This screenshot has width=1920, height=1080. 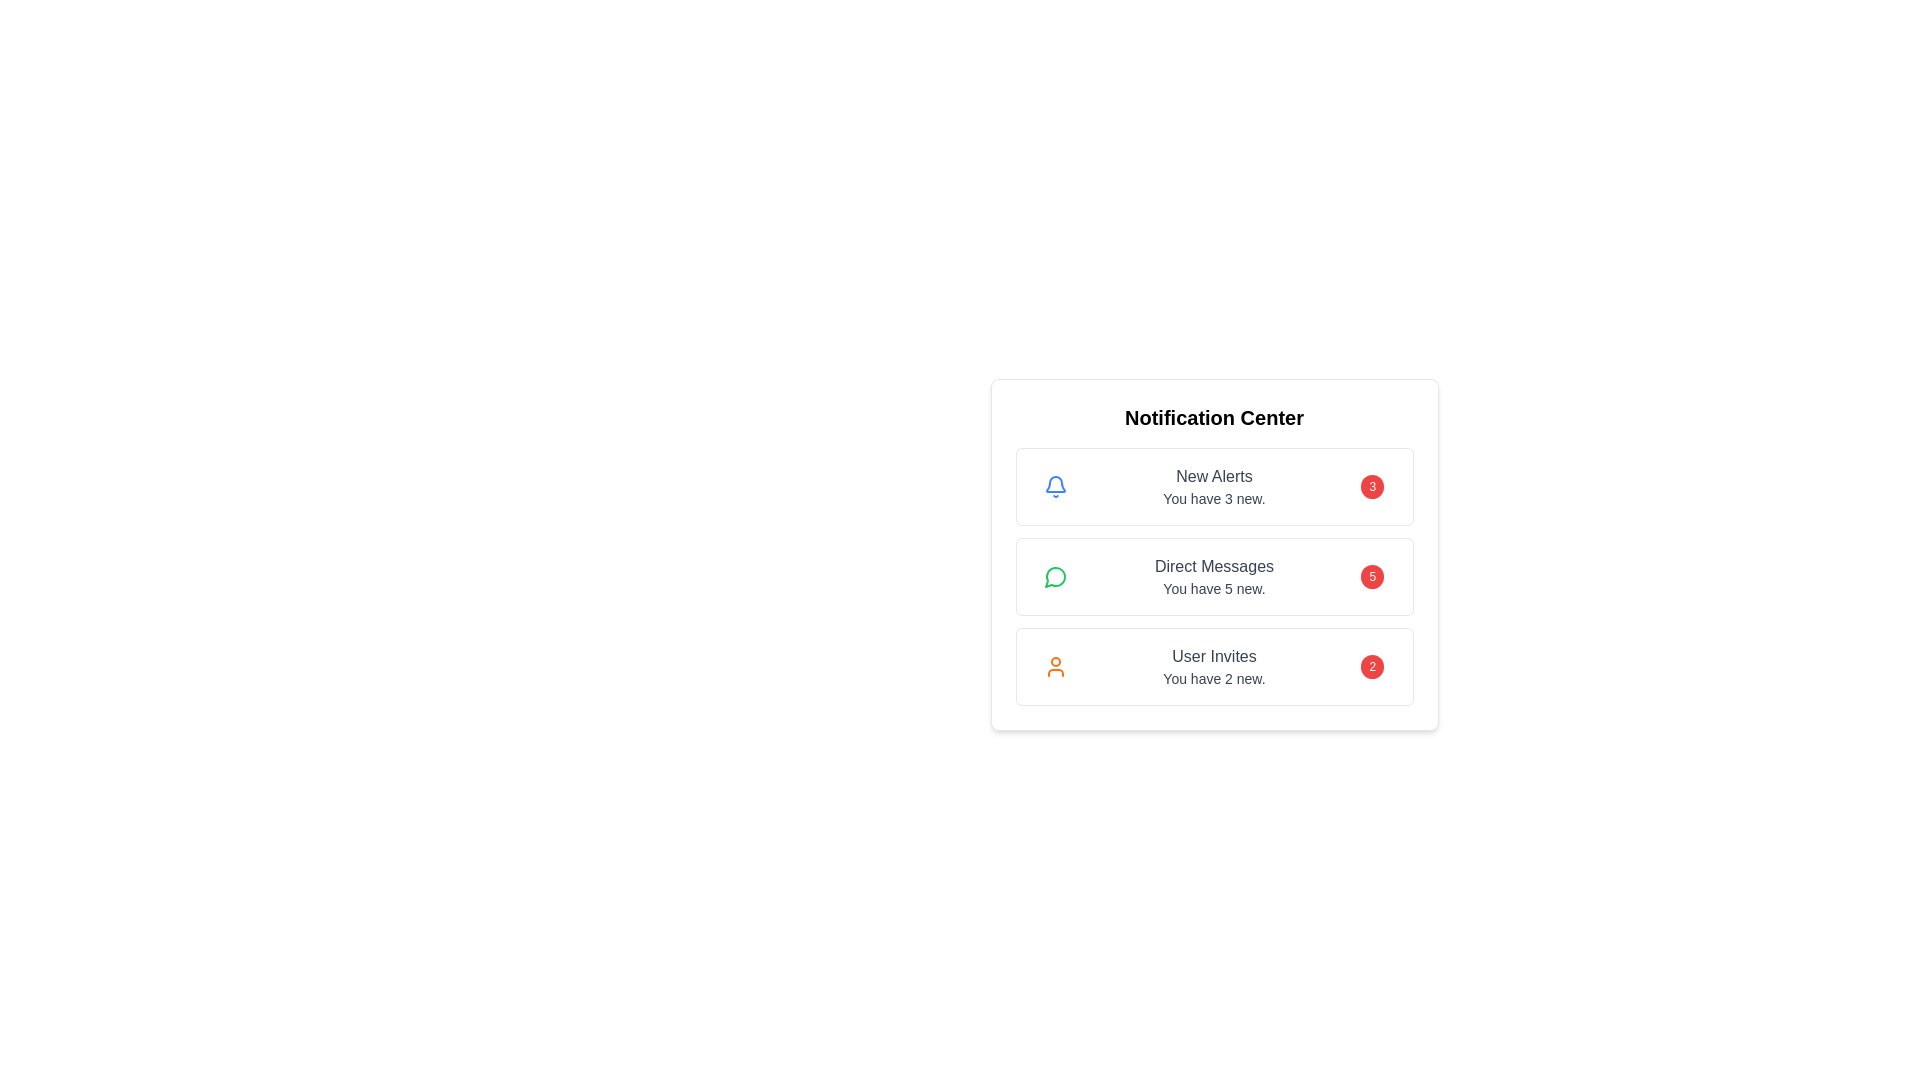 What do you see at coordinates (1055, 667) in the screenshot?
I see `the user icon styled in bright orange located in the 'User Invites' section of the Notification Center` at bounding box center [1055, 667].